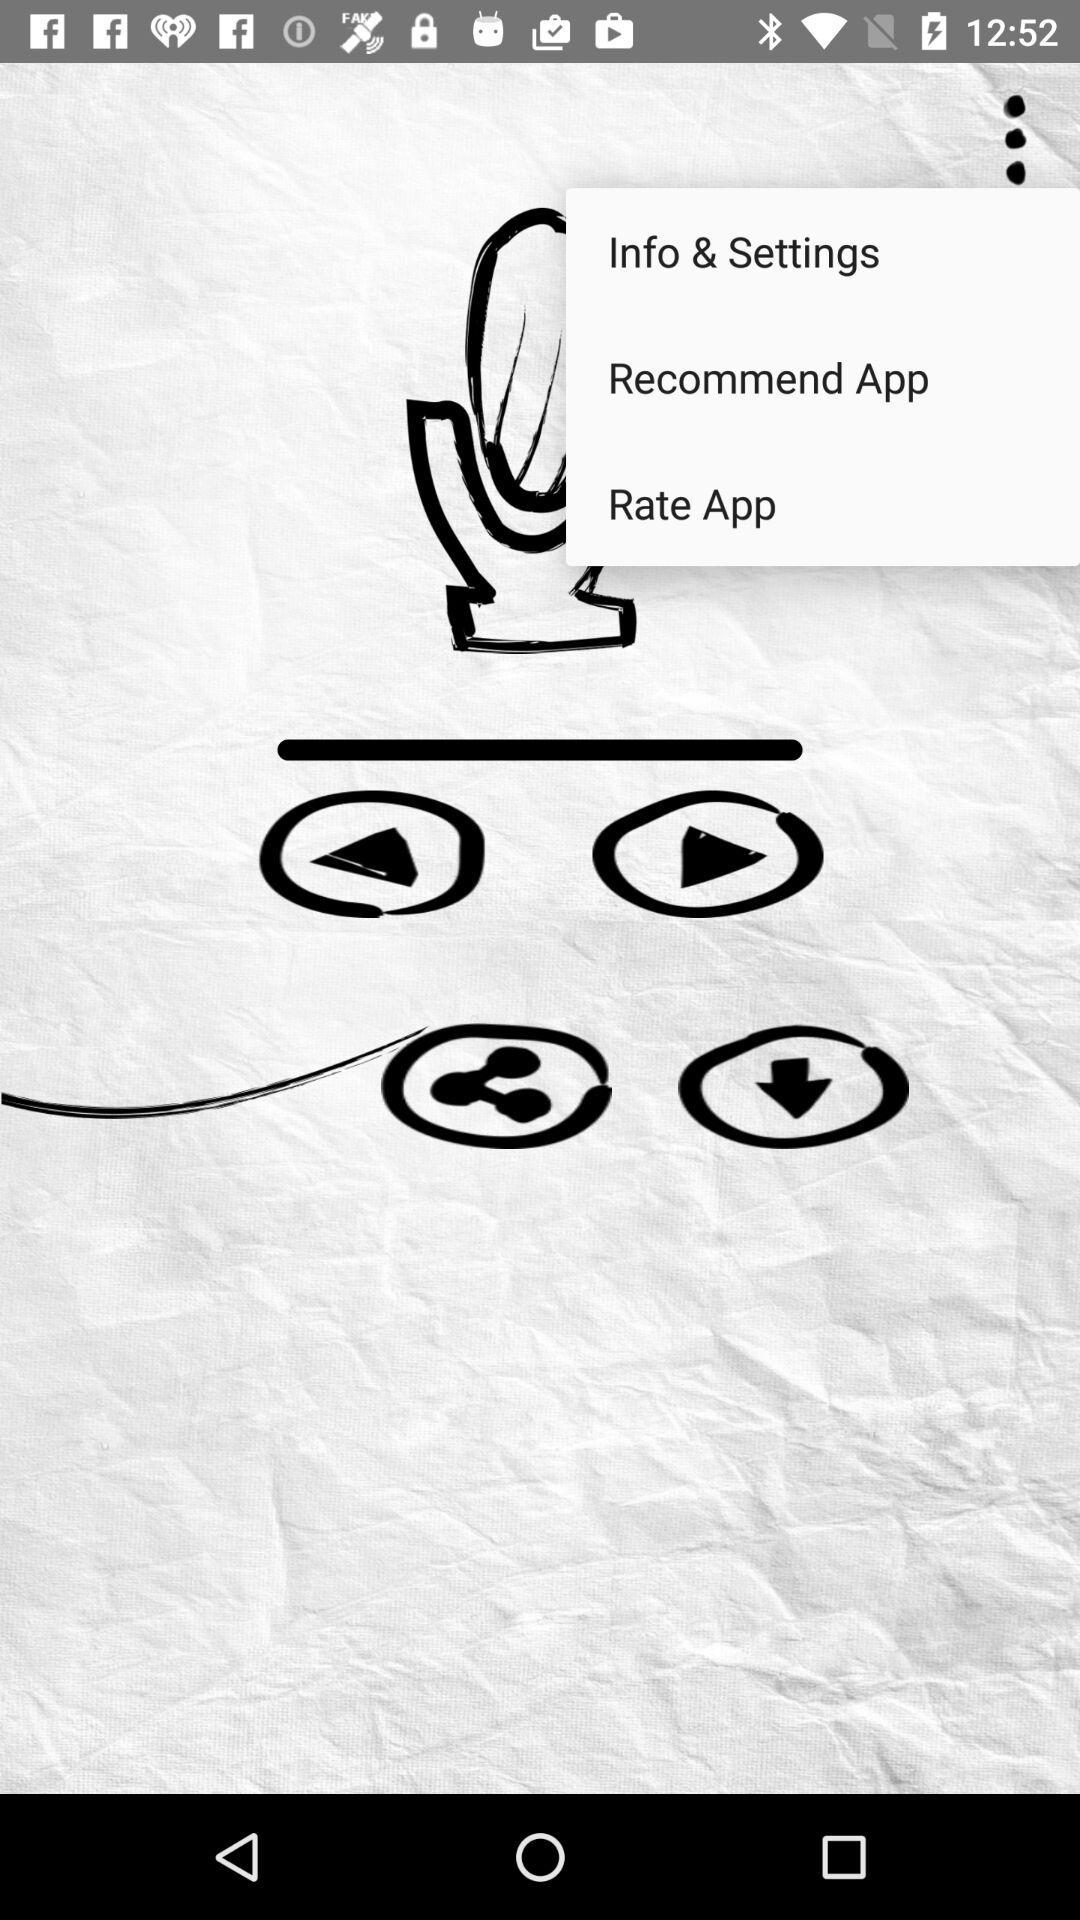 This screenshot has width=1080, height=1920. I want to click on rewind the audio, so click(371, 854).